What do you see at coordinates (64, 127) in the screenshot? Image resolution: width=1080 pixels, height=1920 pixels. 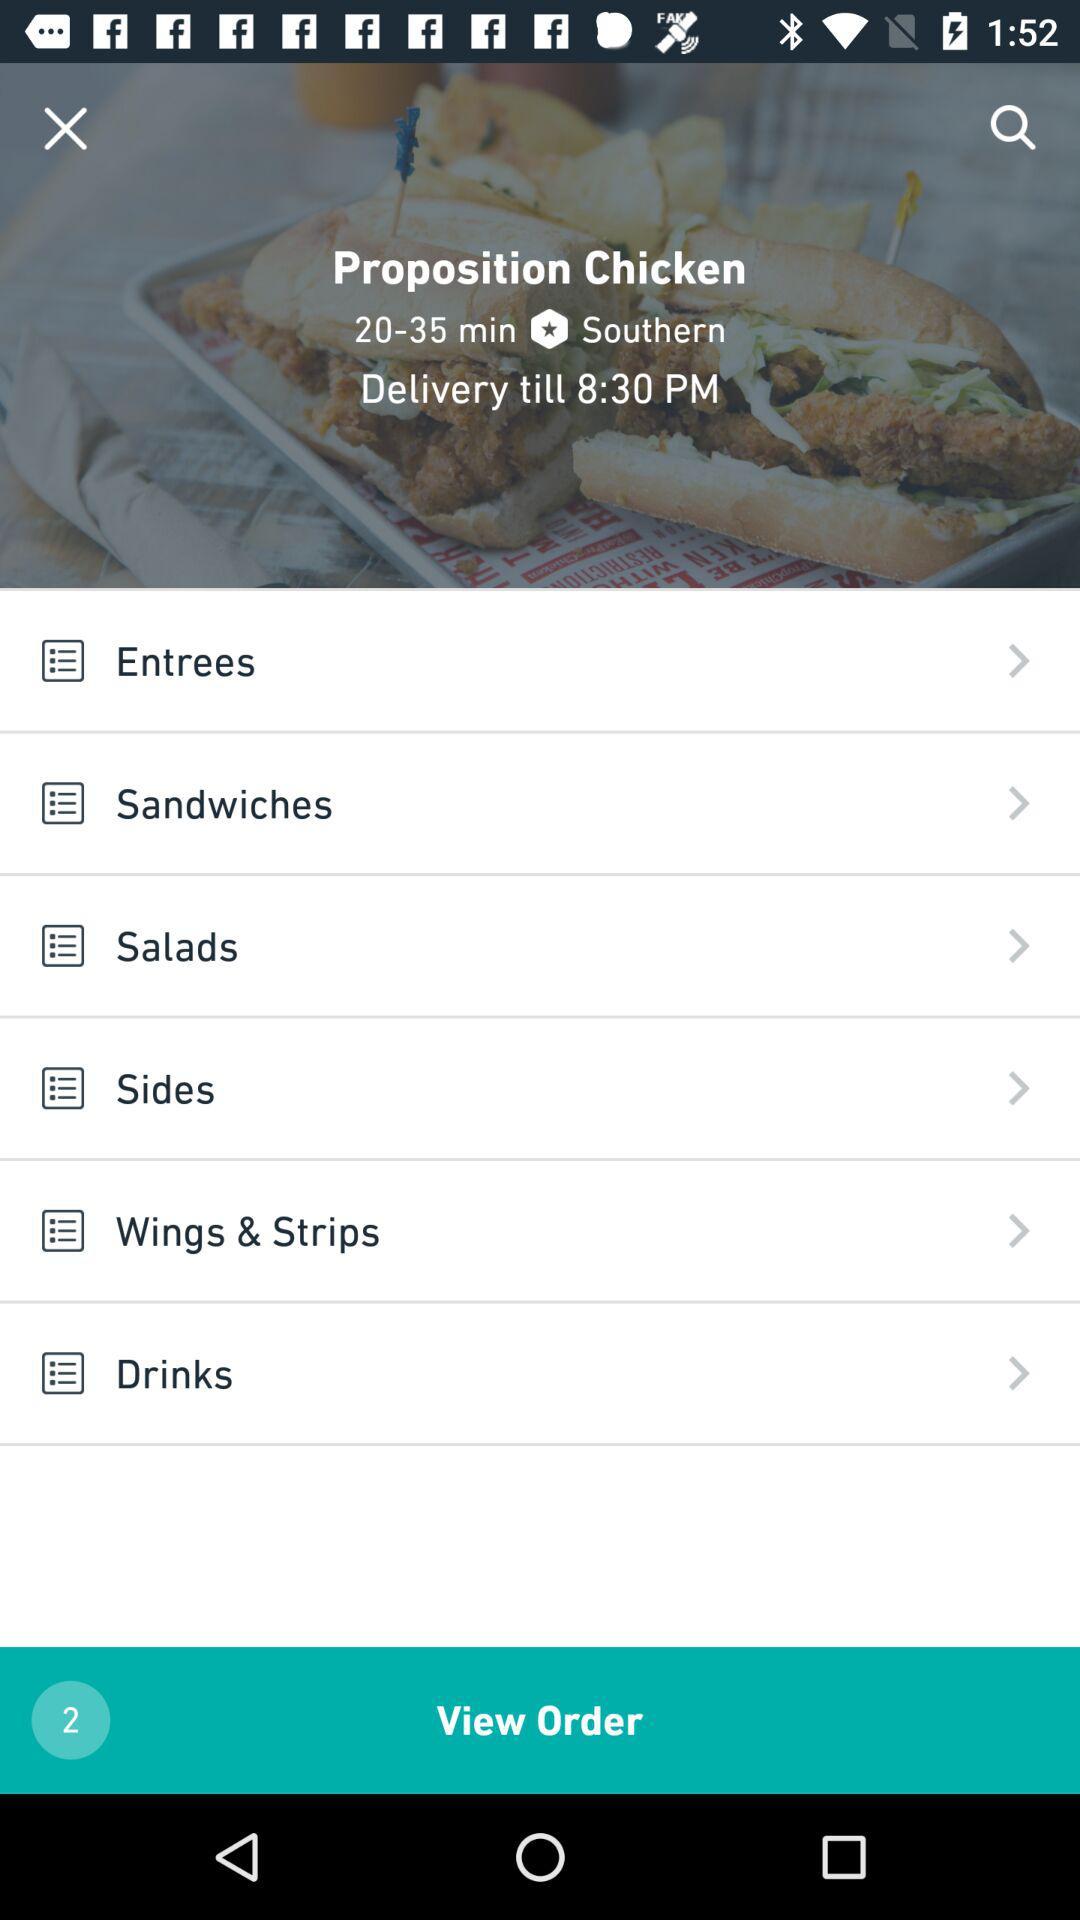 I see `icon above the entrees item` at bounding box center [64, 127].